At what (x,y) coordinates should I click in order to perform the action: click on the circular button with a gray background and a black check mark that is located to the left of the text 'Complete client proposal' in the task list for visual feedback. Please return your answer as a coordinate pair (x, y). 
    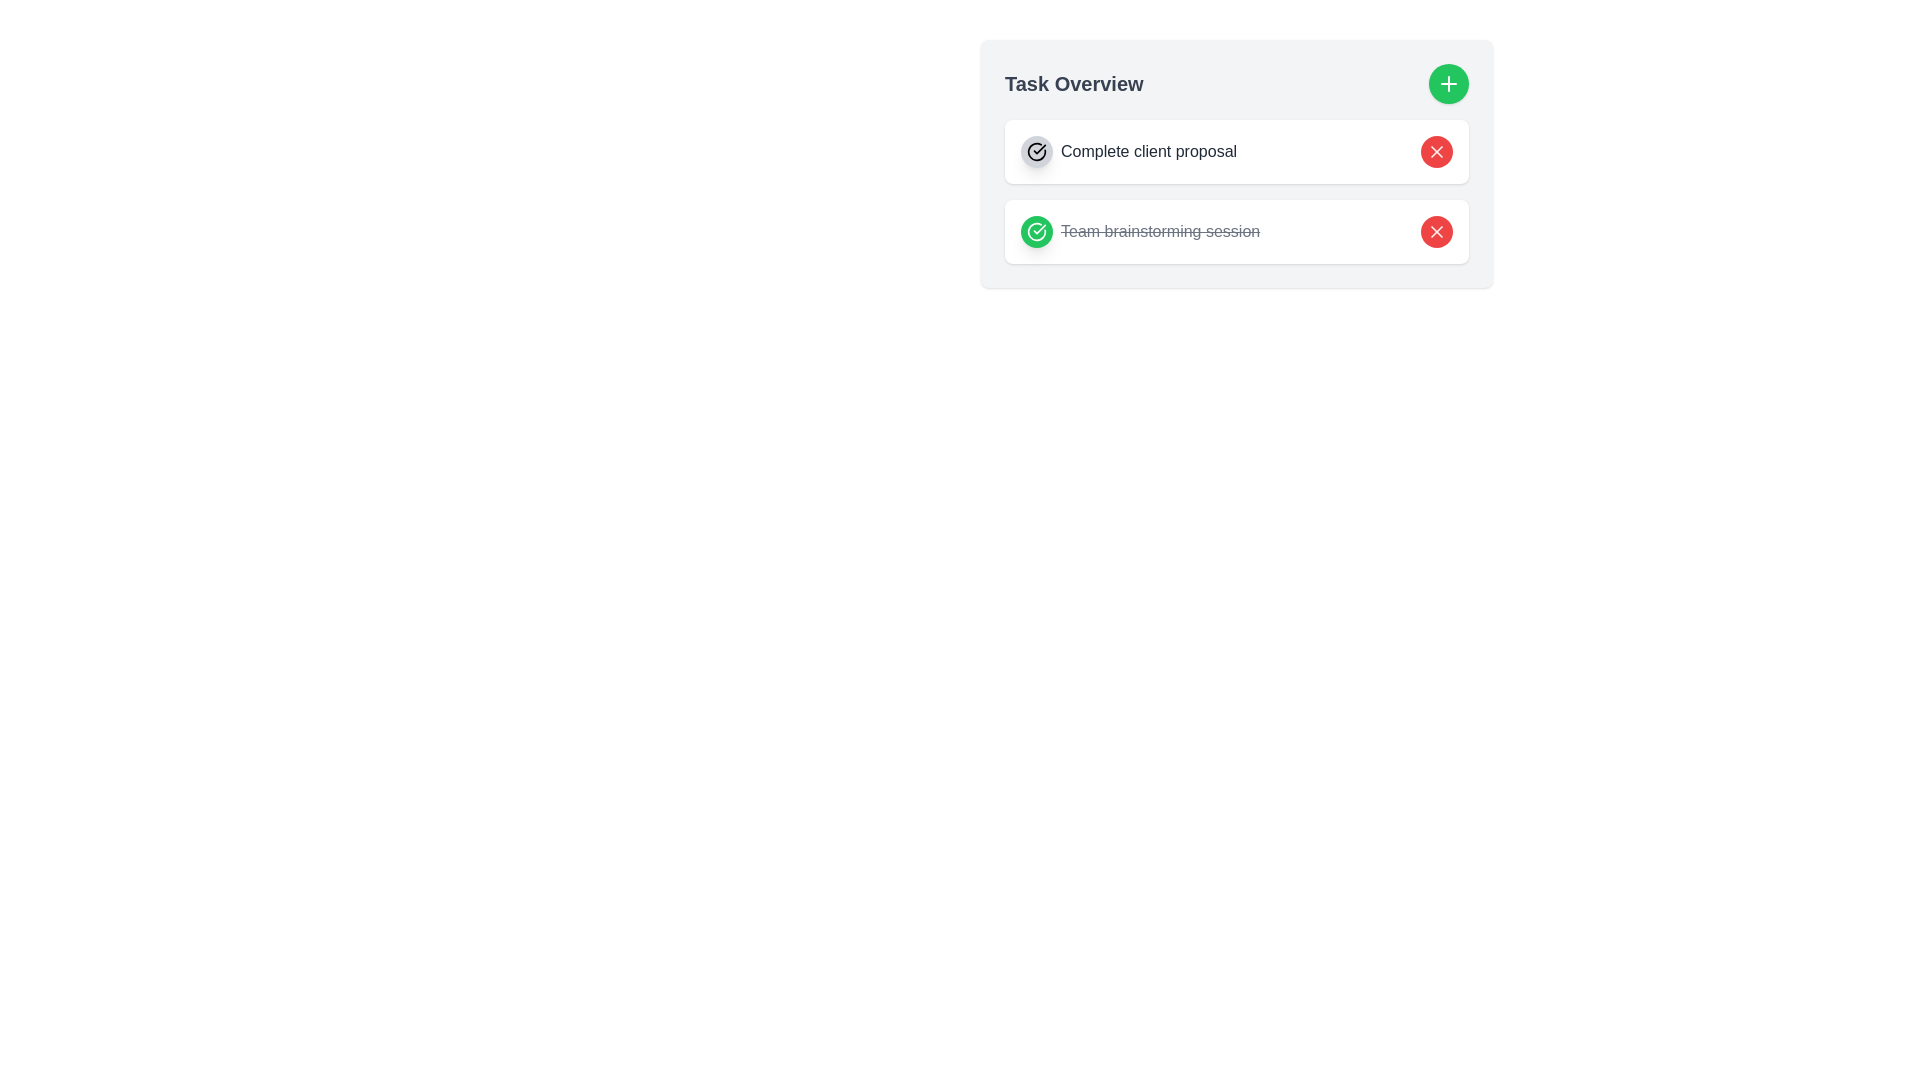
    Looking at the image, I should click on (1036, 150).